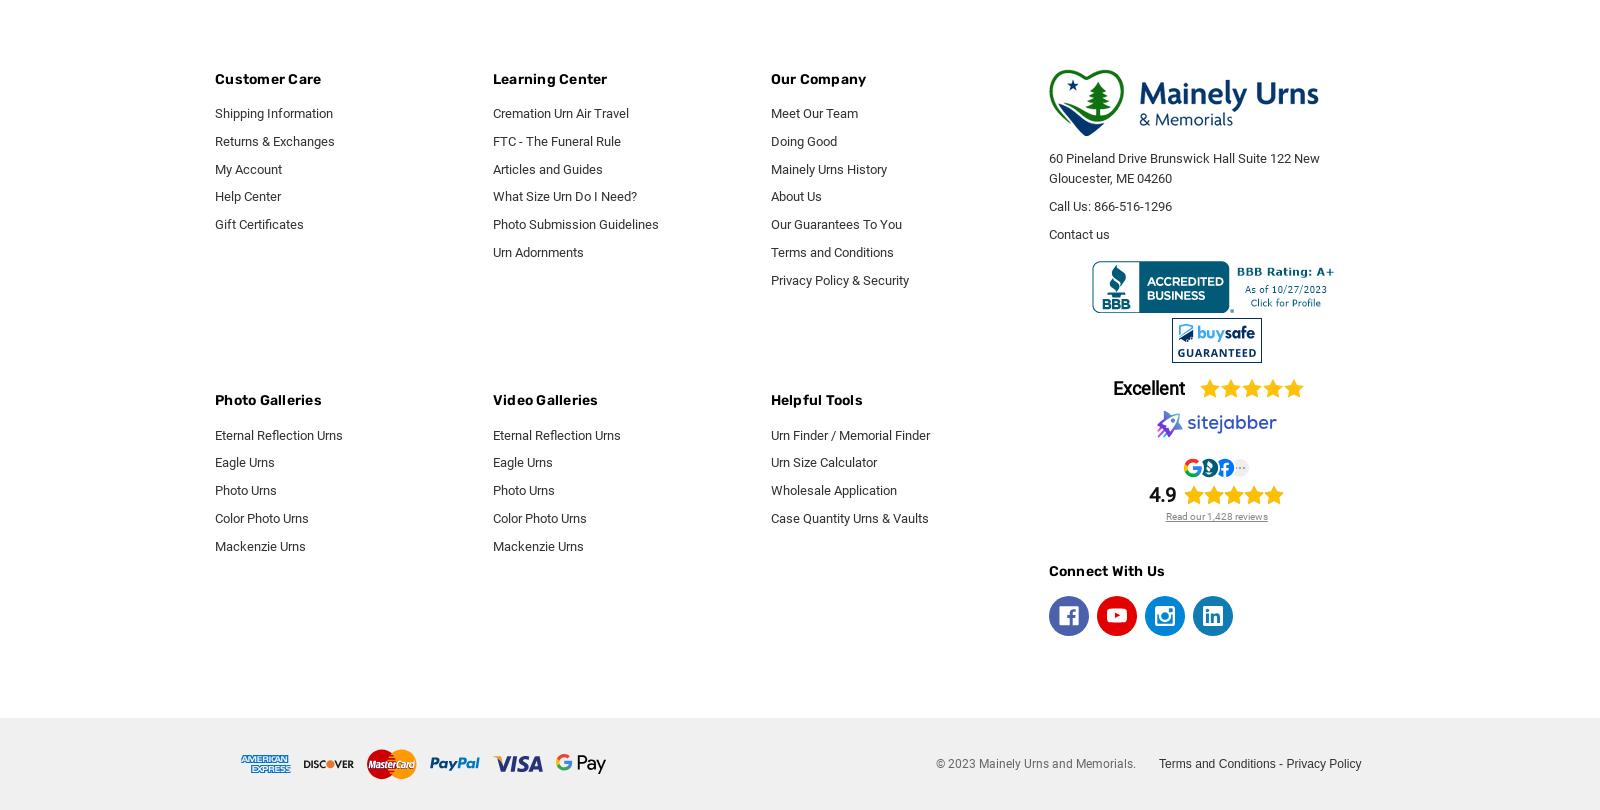 The height and width of the screenshot is (810, 1600). What do you see at coordinates (268, 78) in the screenshot?
I see `'Customer Care'` at bounding box center [268, 78].